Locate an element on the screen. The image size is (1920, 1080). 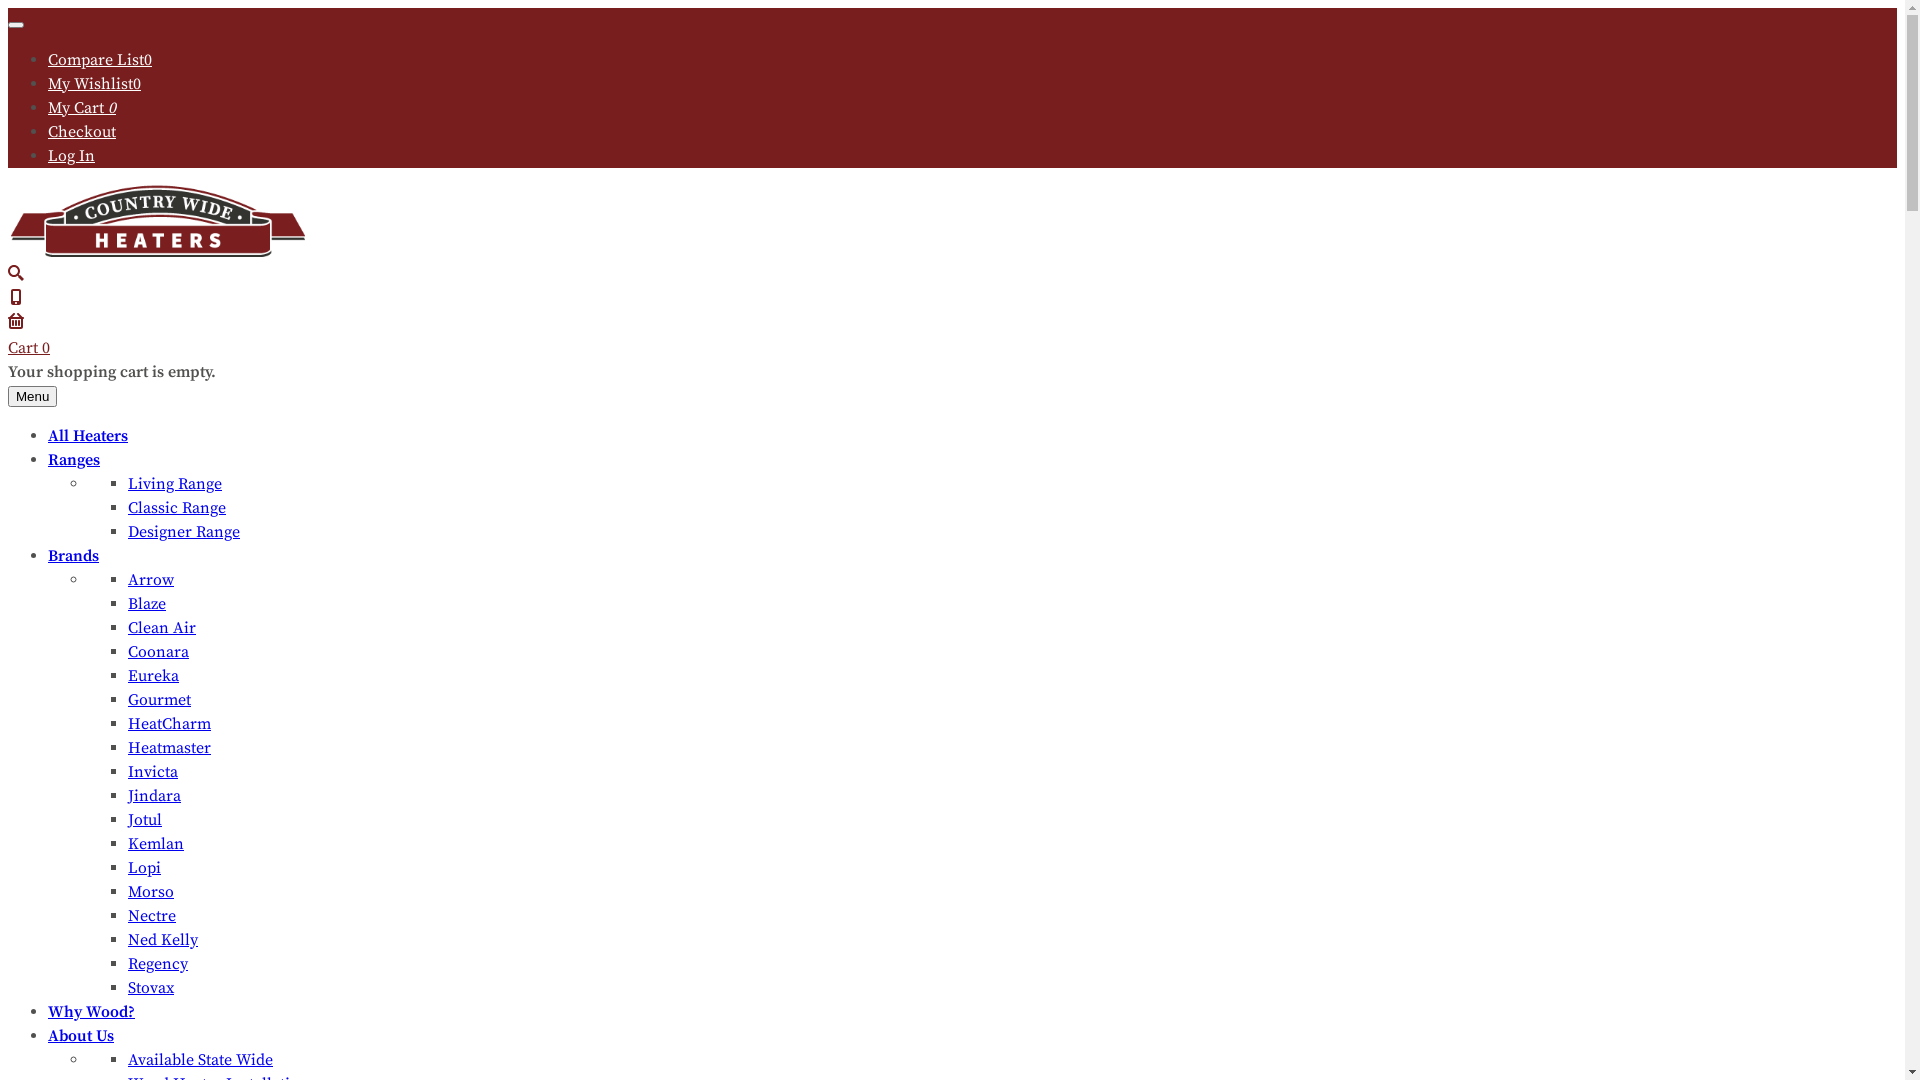
'Classic Range' is located at coordinates (177, 507).